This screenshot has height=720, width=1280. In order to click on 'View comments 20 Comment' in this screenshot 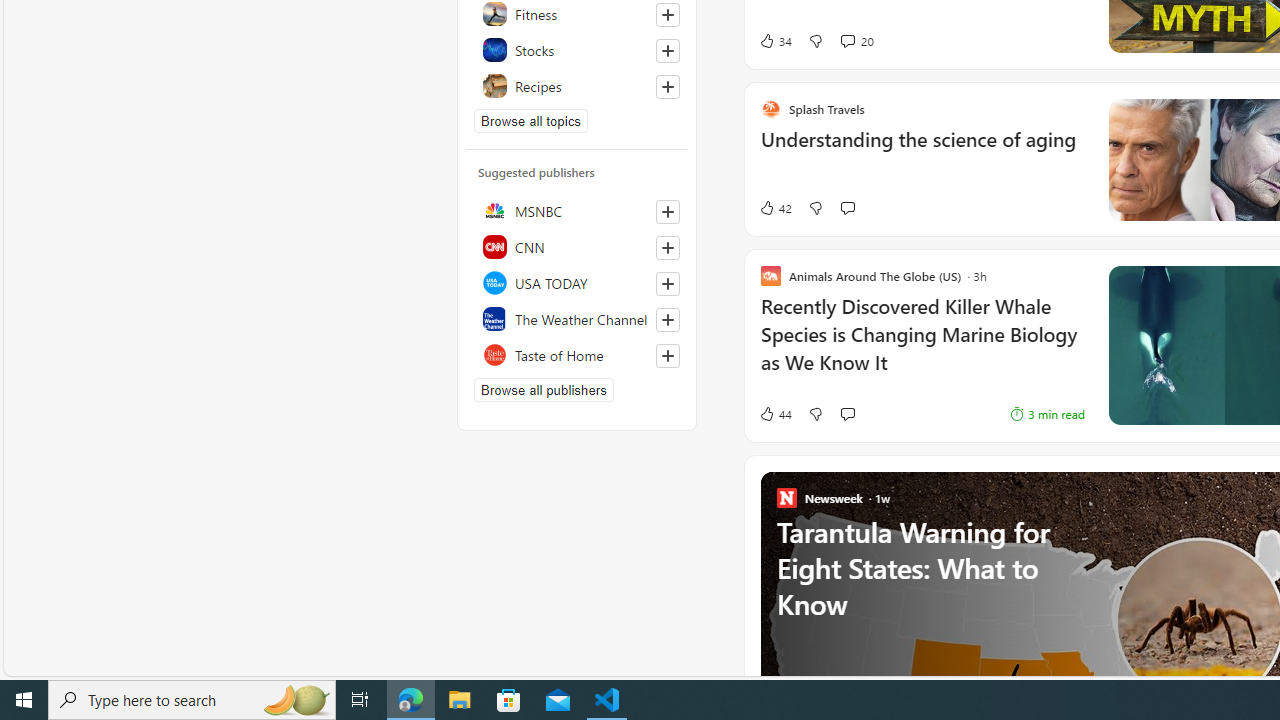, I will do `click(856, 41)`.